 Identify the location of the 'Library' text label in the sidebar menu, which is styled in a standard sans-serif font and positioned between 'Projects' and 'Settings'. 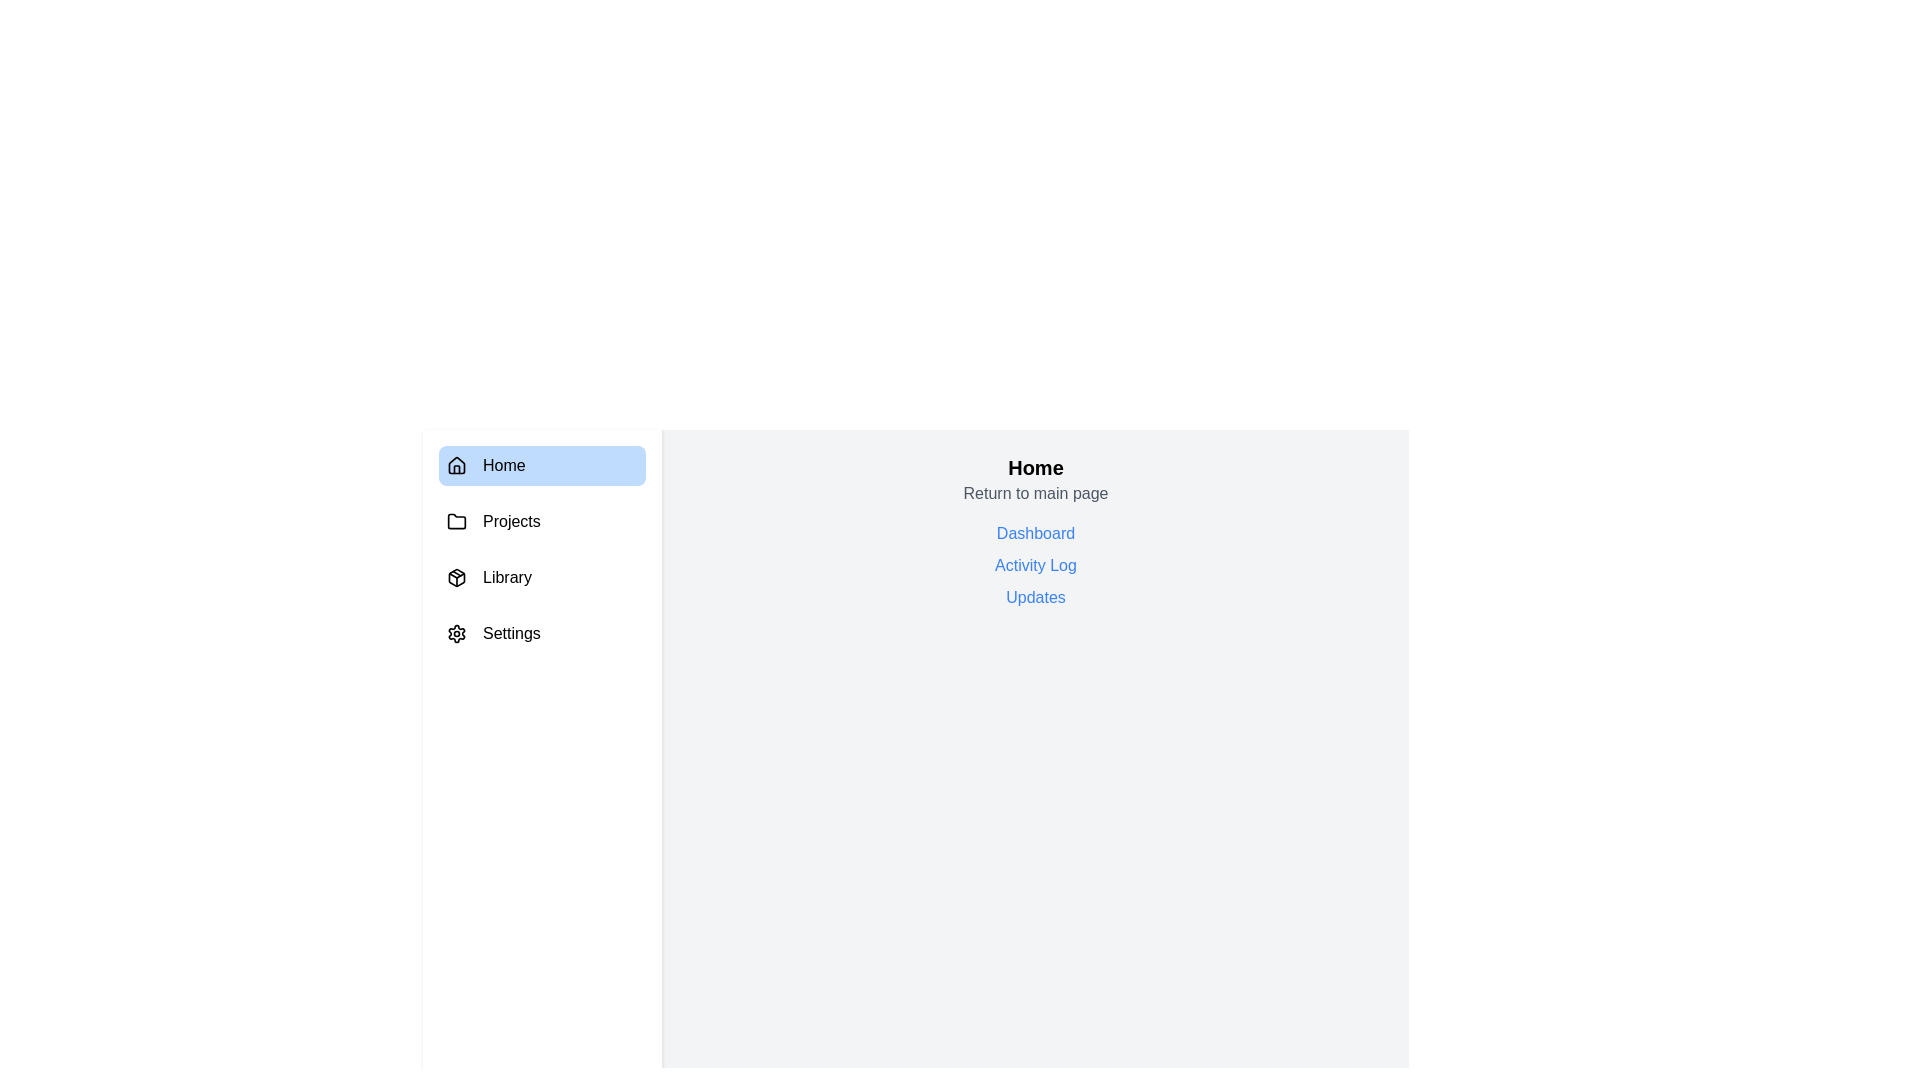
(507, 578).